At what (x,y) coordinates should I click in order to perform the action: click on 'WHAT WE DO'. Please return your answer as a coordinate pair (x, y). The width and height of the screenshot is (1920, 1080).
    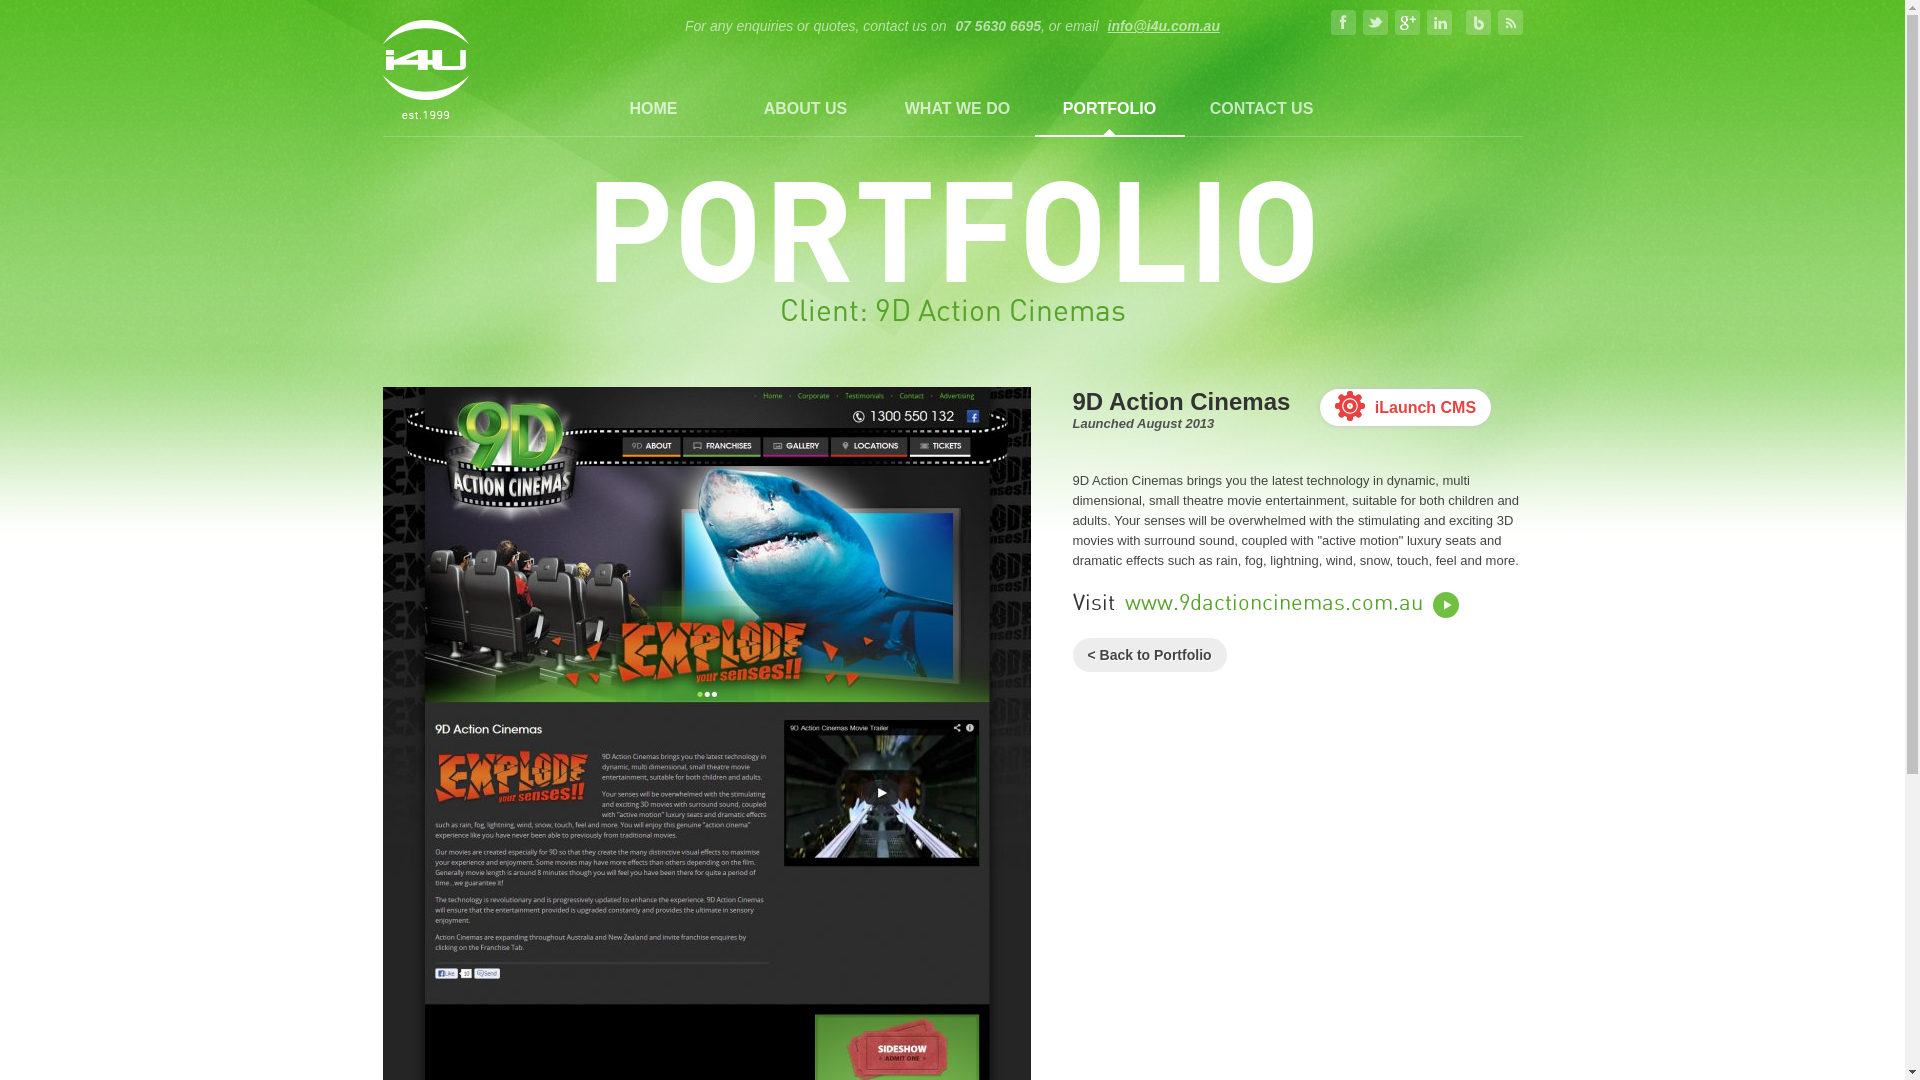
    Looking at the image, I should click on (955, 108).